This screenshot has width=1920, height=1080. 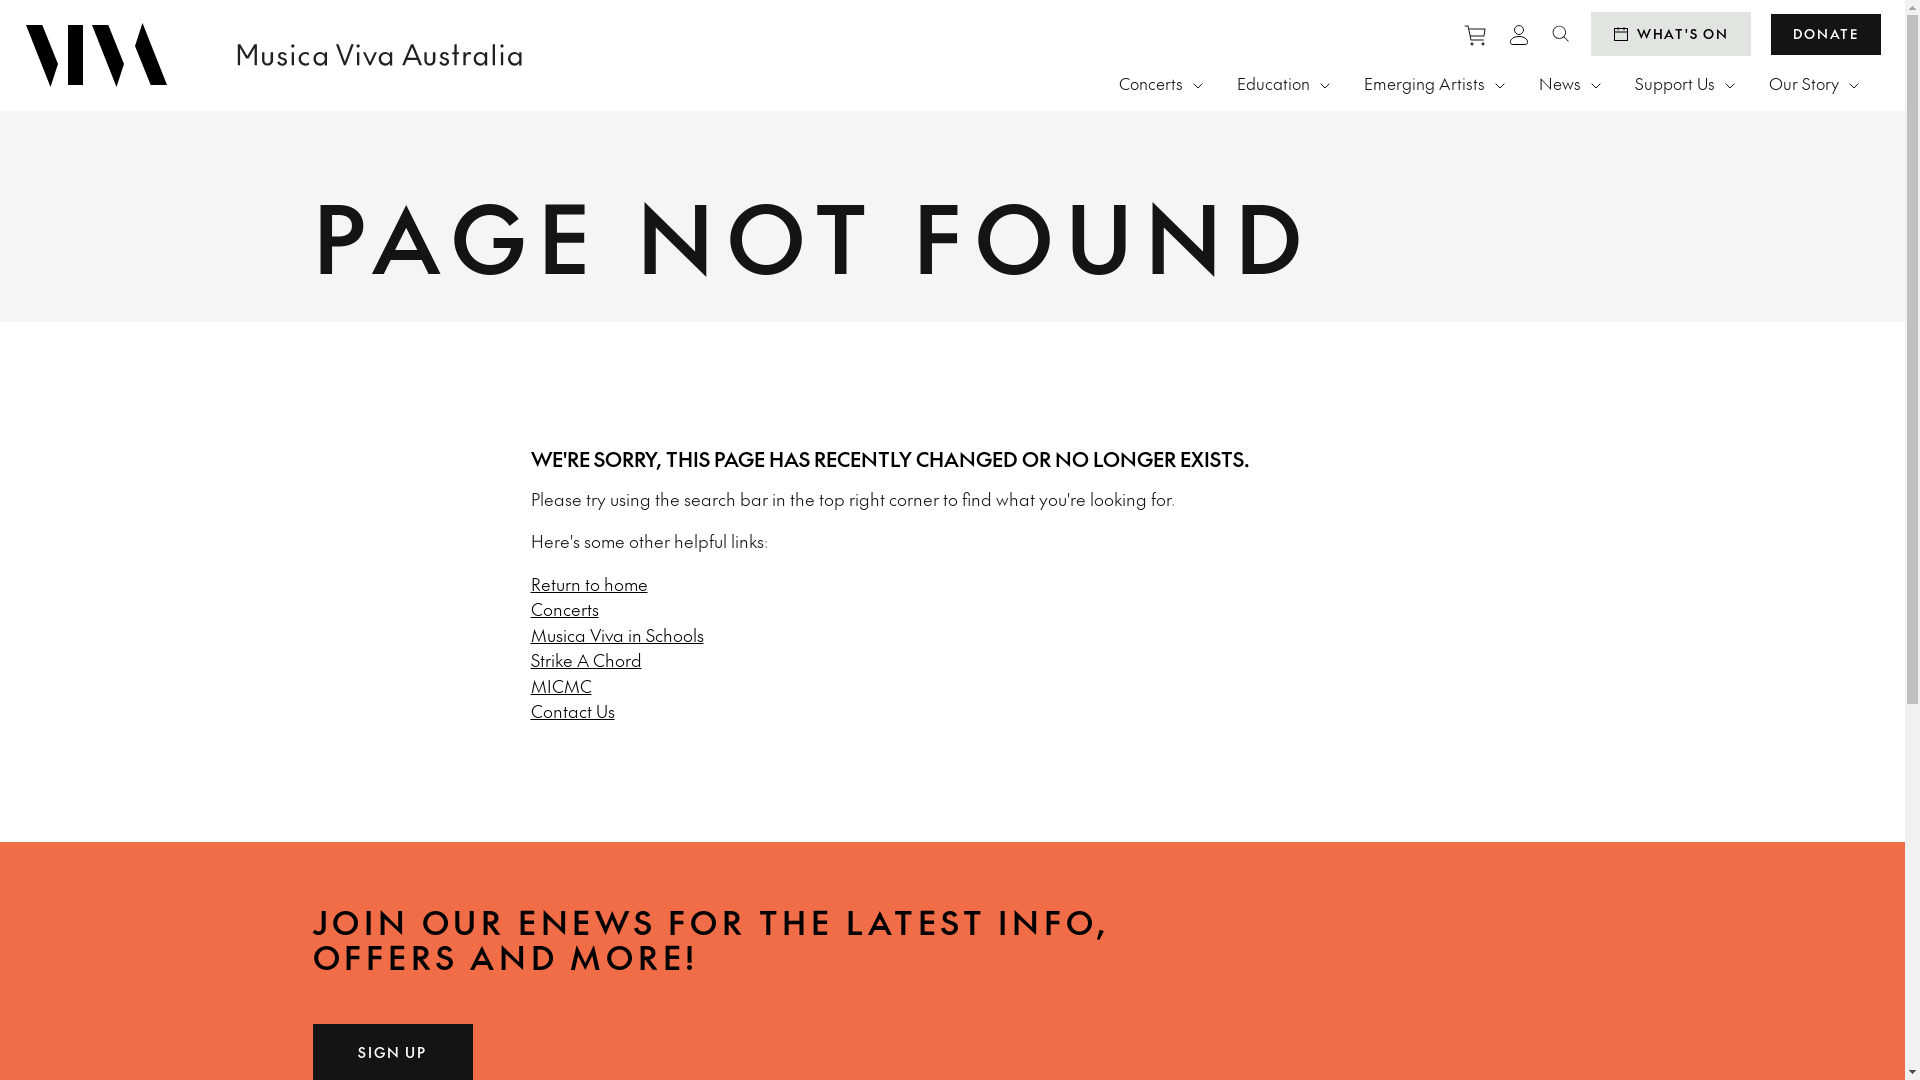 What do you see at coordinates (1683, 82) in the screenshot?
I see `'Support Us'` at bounding box center [1683, 82].